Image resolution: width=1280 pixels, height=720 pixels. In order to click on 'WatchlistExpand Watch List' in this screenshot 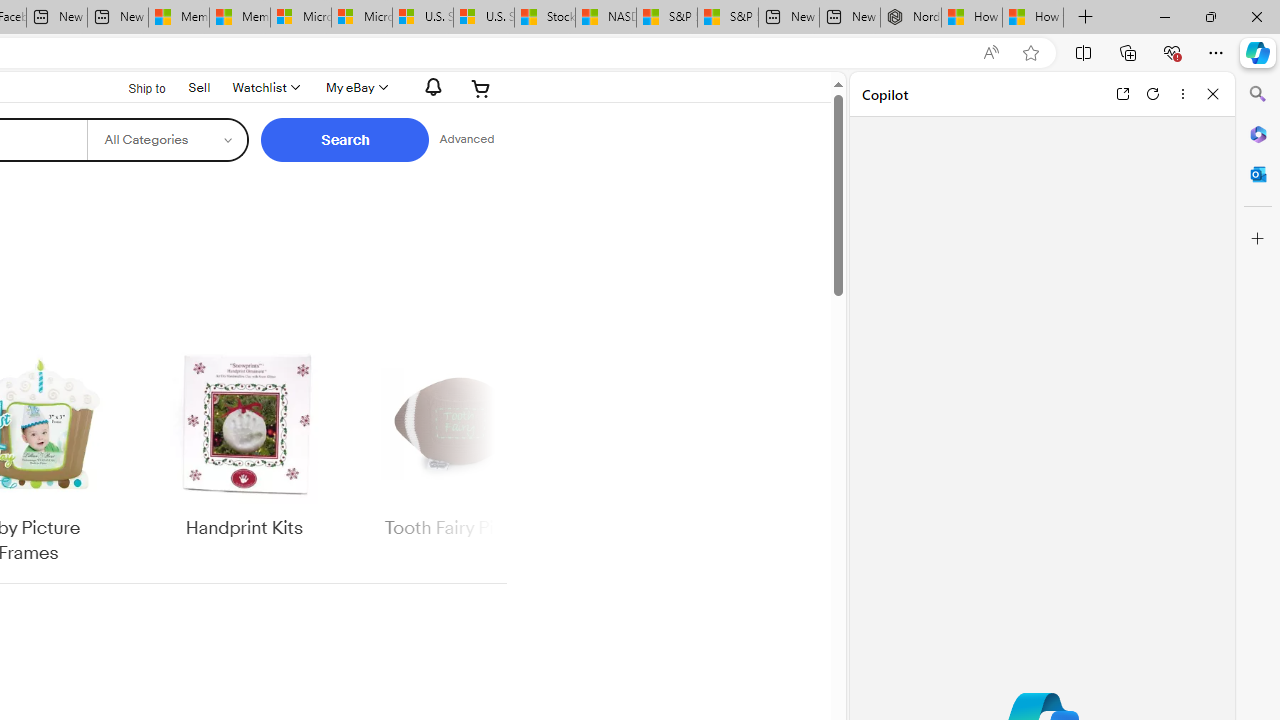, I will do `click(263, 87)`.